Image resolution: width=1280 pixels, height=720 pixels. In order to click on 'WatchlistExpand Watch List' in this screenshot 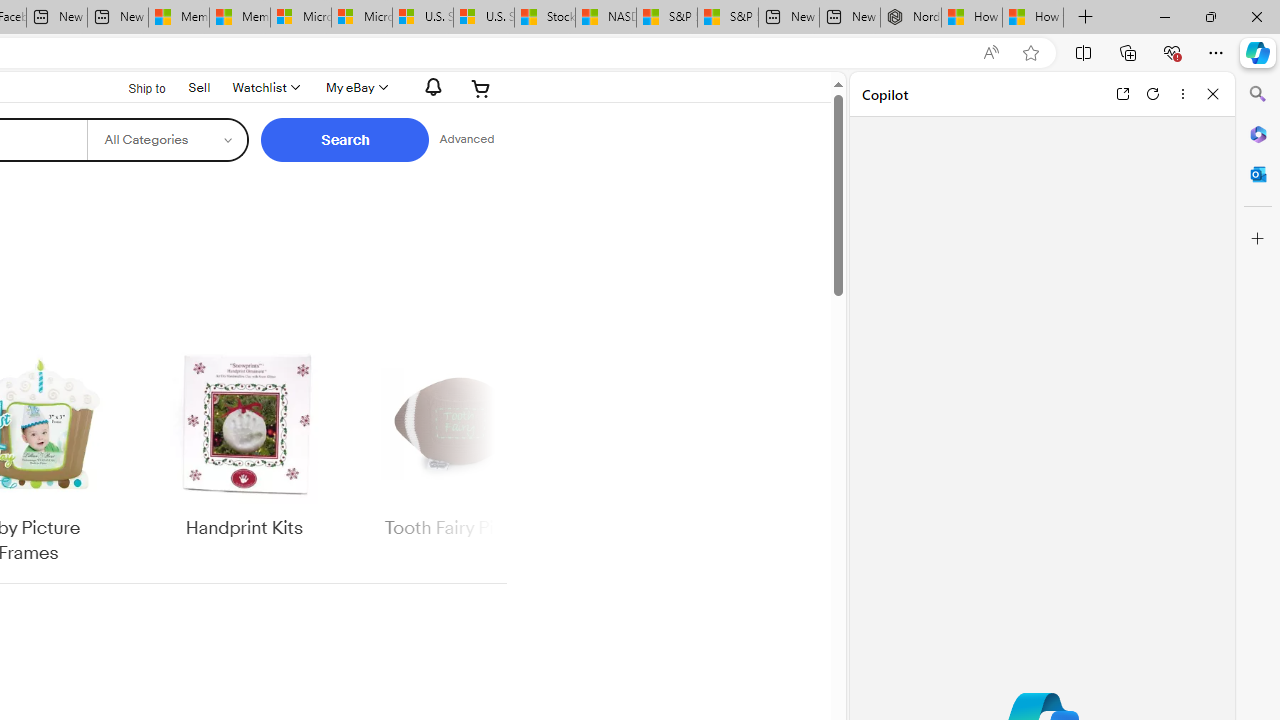, I will do `click(263, 87)`.